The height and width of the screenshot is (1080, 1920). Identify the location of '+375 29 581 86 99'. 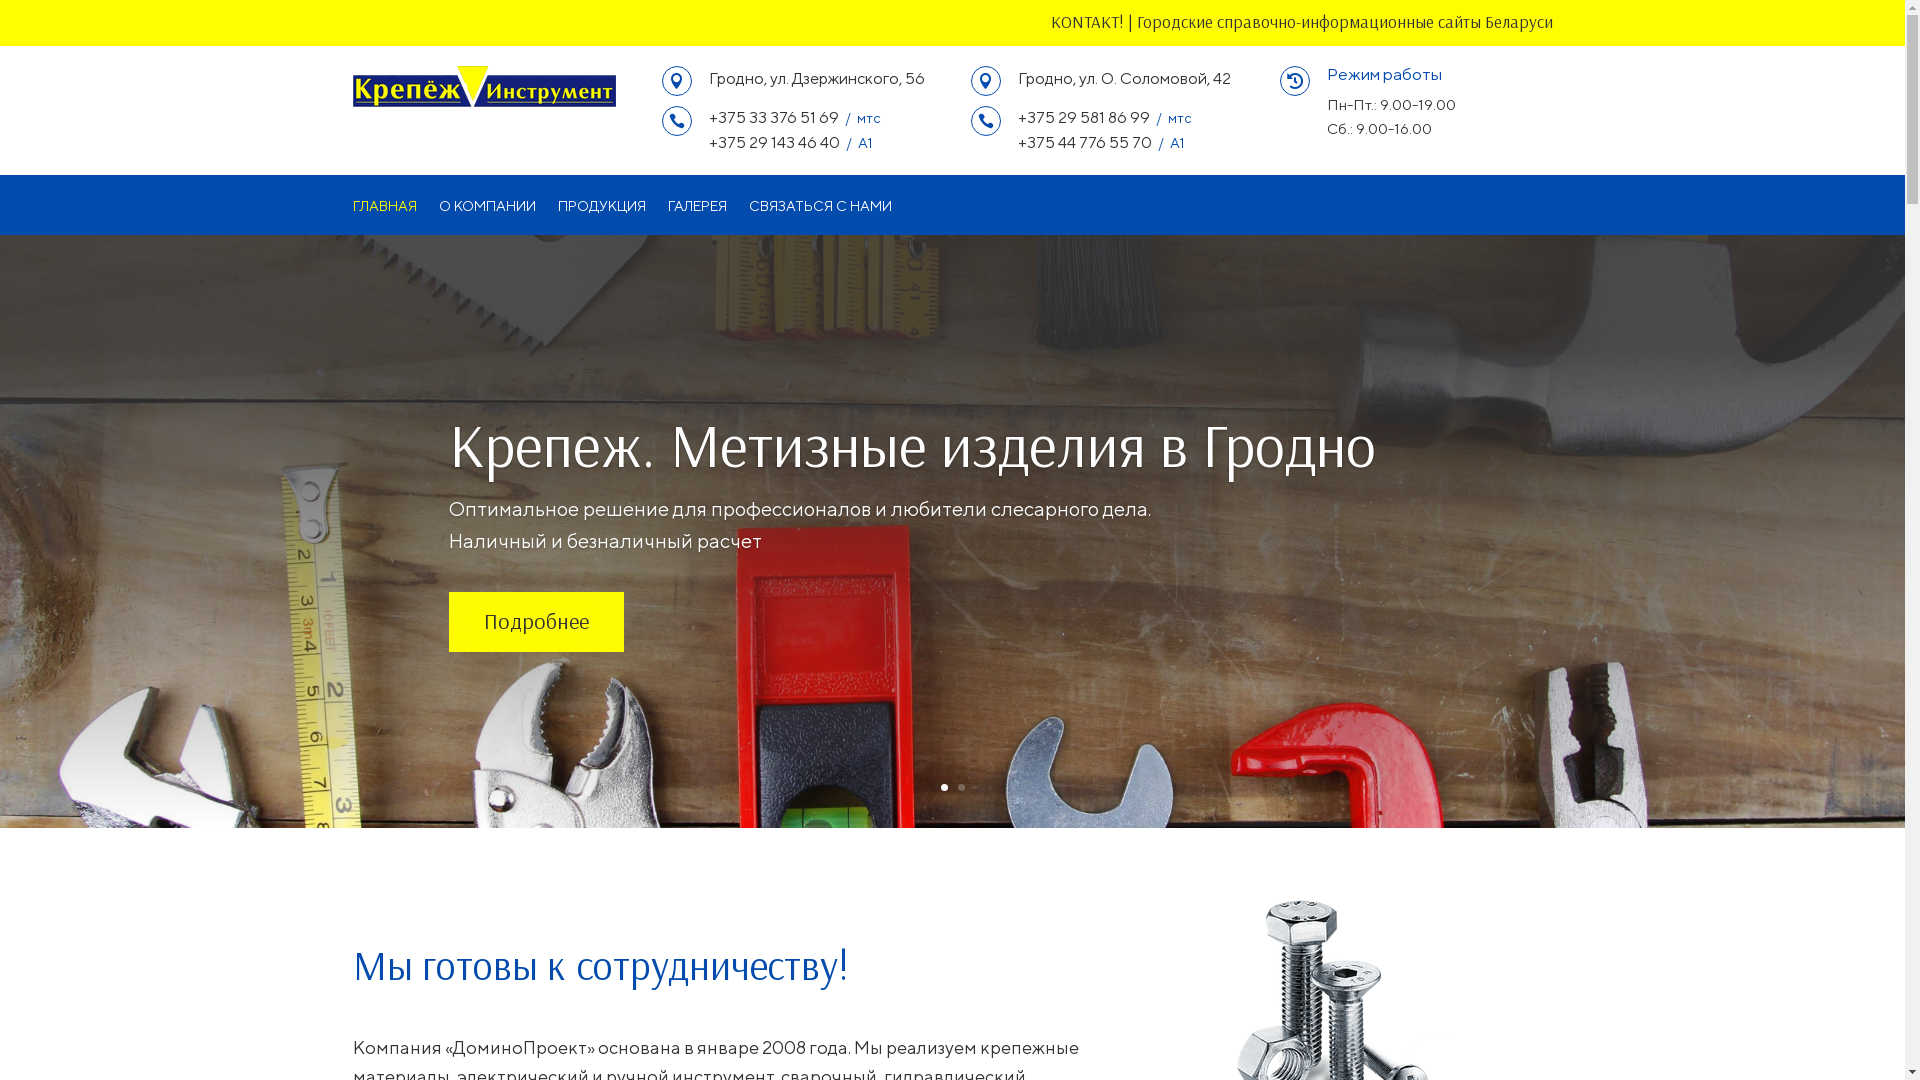
(1083, 117).